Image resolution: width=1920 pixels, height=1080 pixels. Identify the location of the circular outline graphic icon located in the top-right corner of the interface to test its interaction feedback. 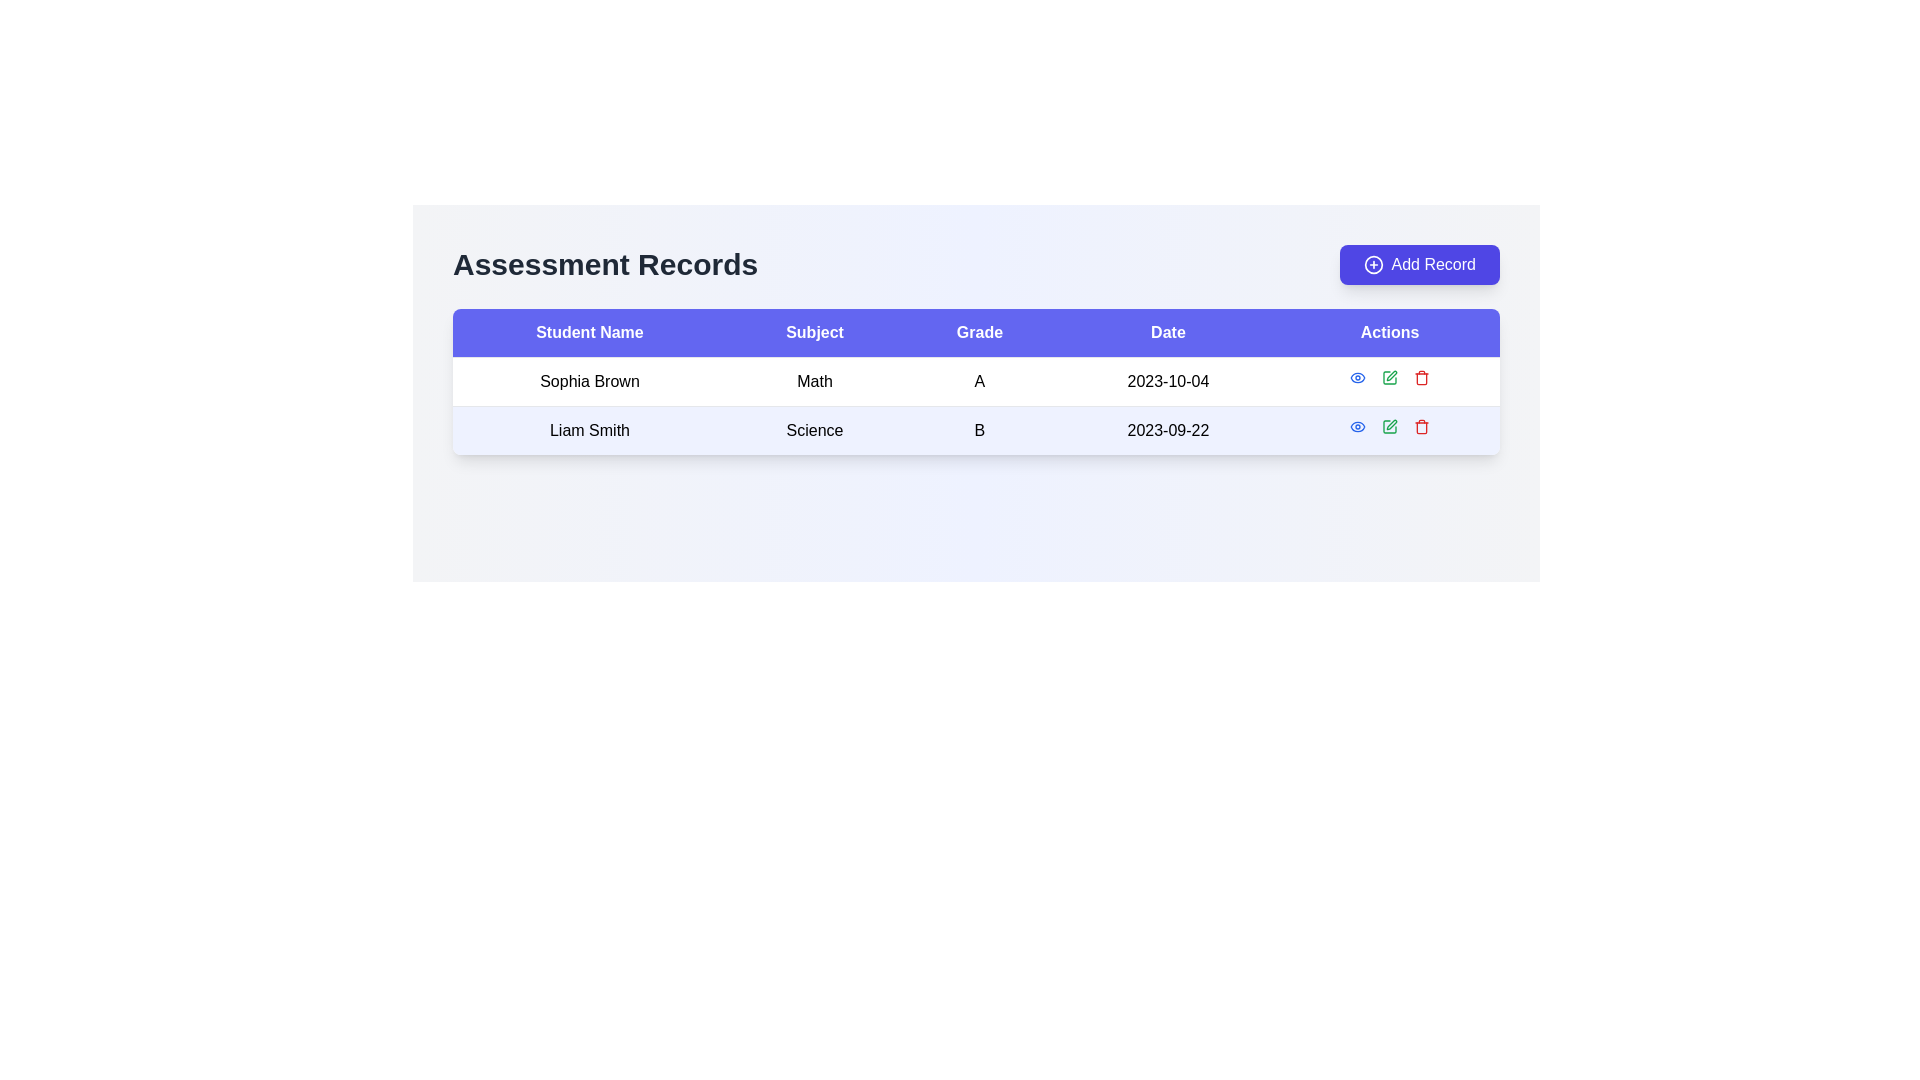
(1372, 264).